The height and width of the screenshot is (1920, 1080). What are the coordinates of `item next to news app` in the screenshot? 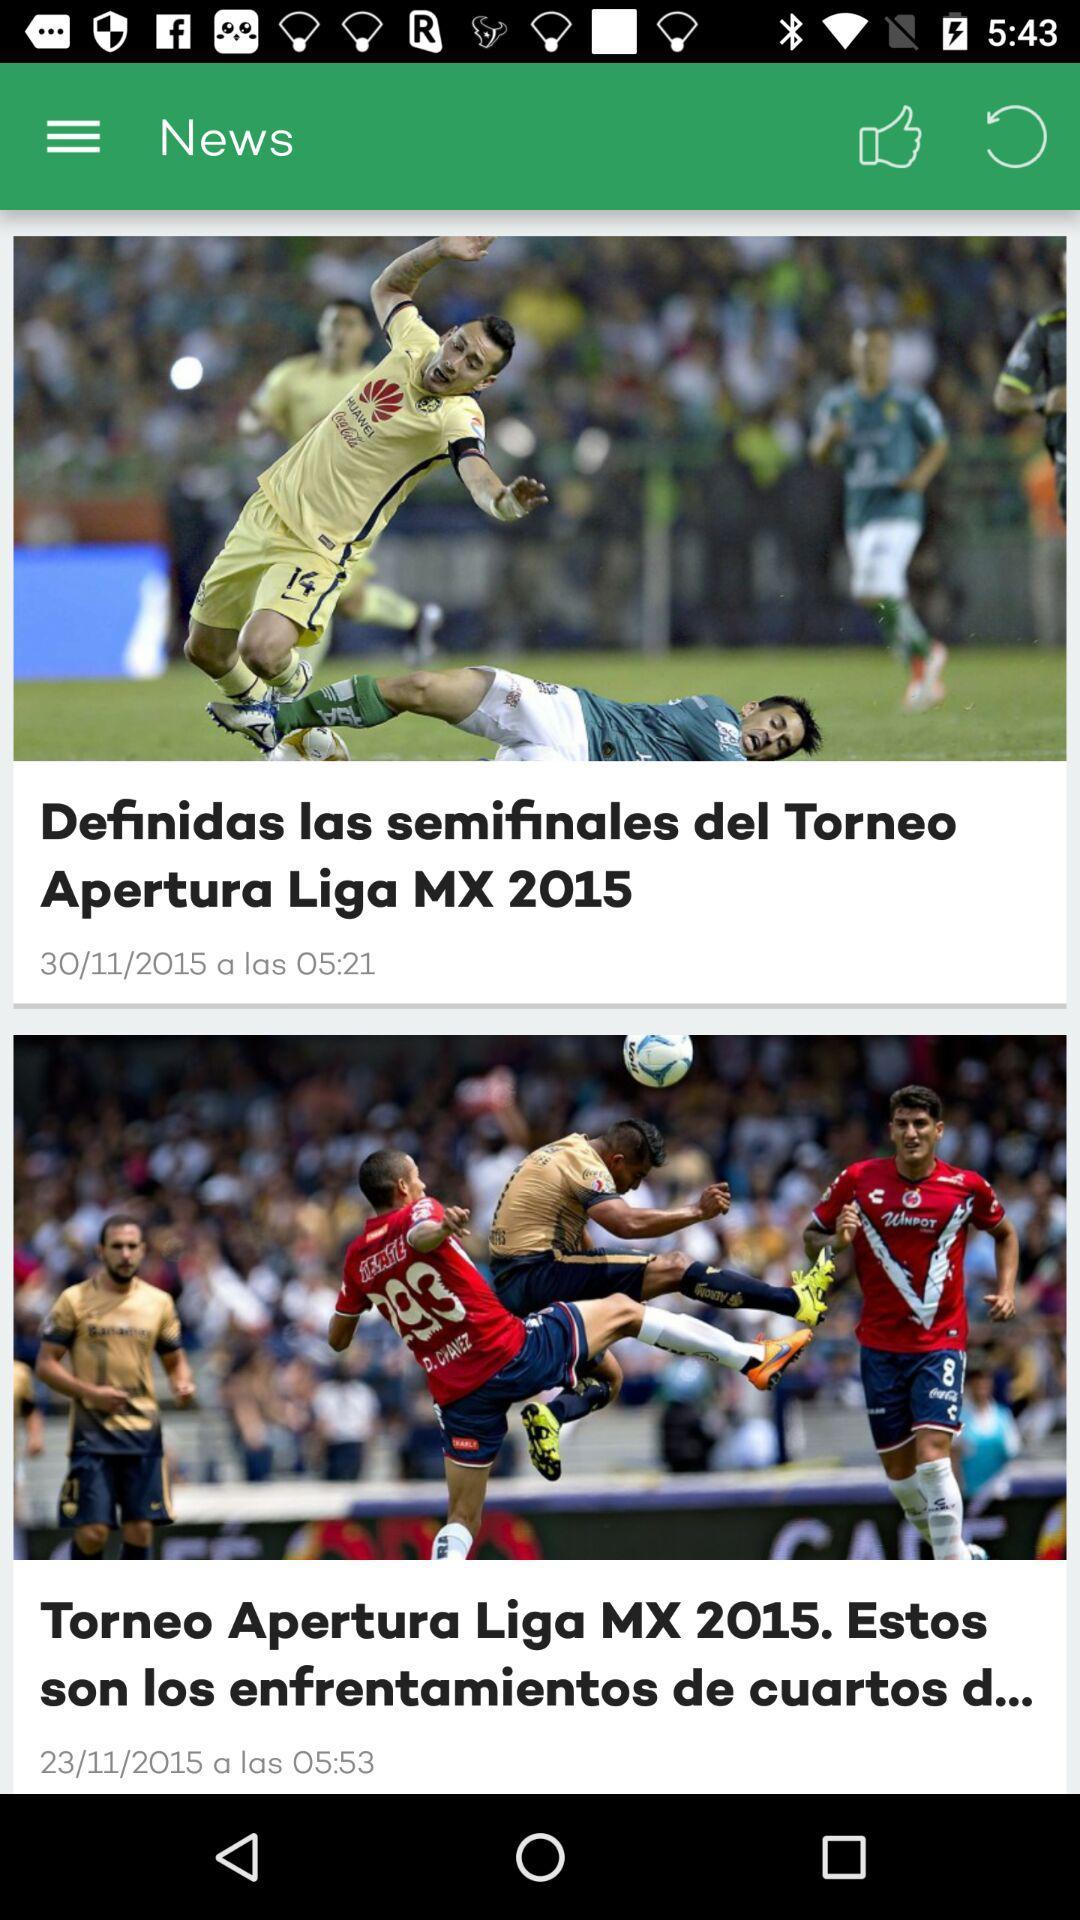 It's located at (890, 135).